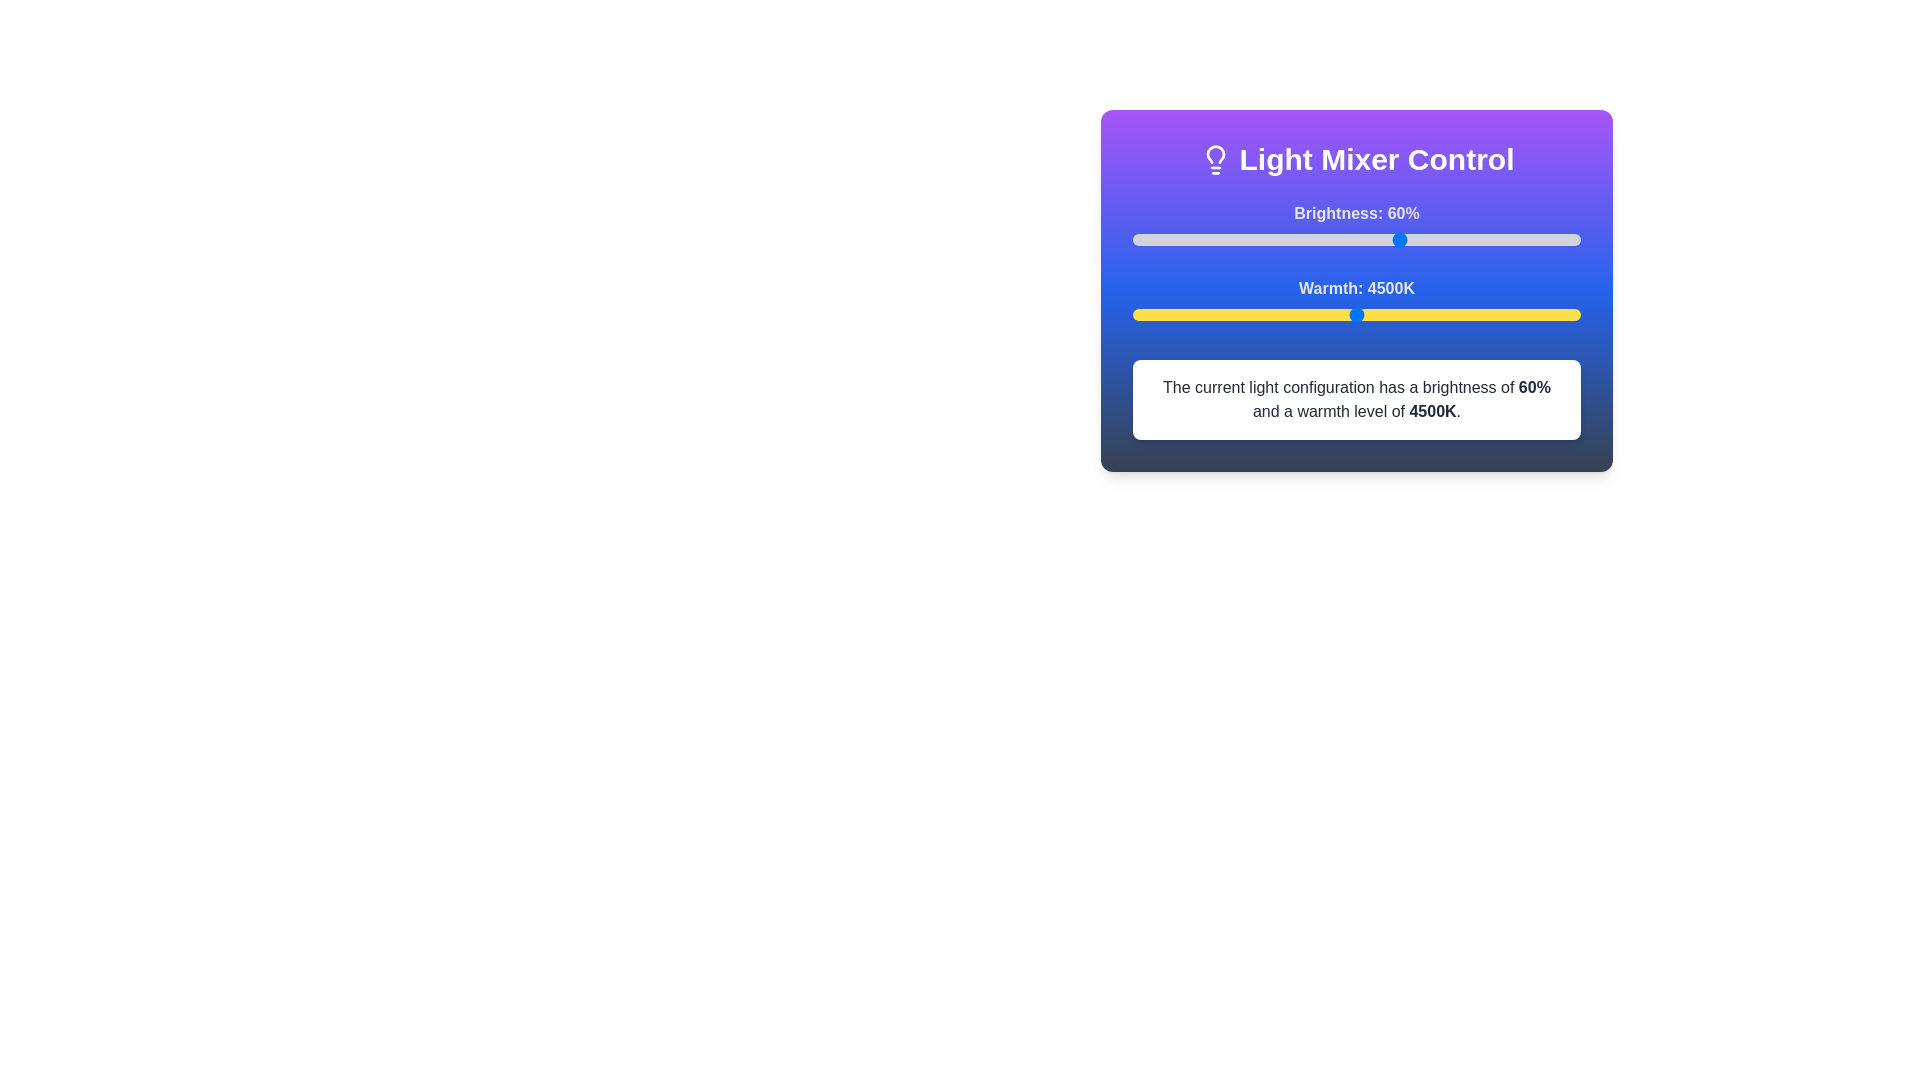 The image size is (1920, 1080). What do you see at coordinates (1203, 238) in the screenshot?
I see `the brightness slider to 16%` at bounding box center [1203, 238].